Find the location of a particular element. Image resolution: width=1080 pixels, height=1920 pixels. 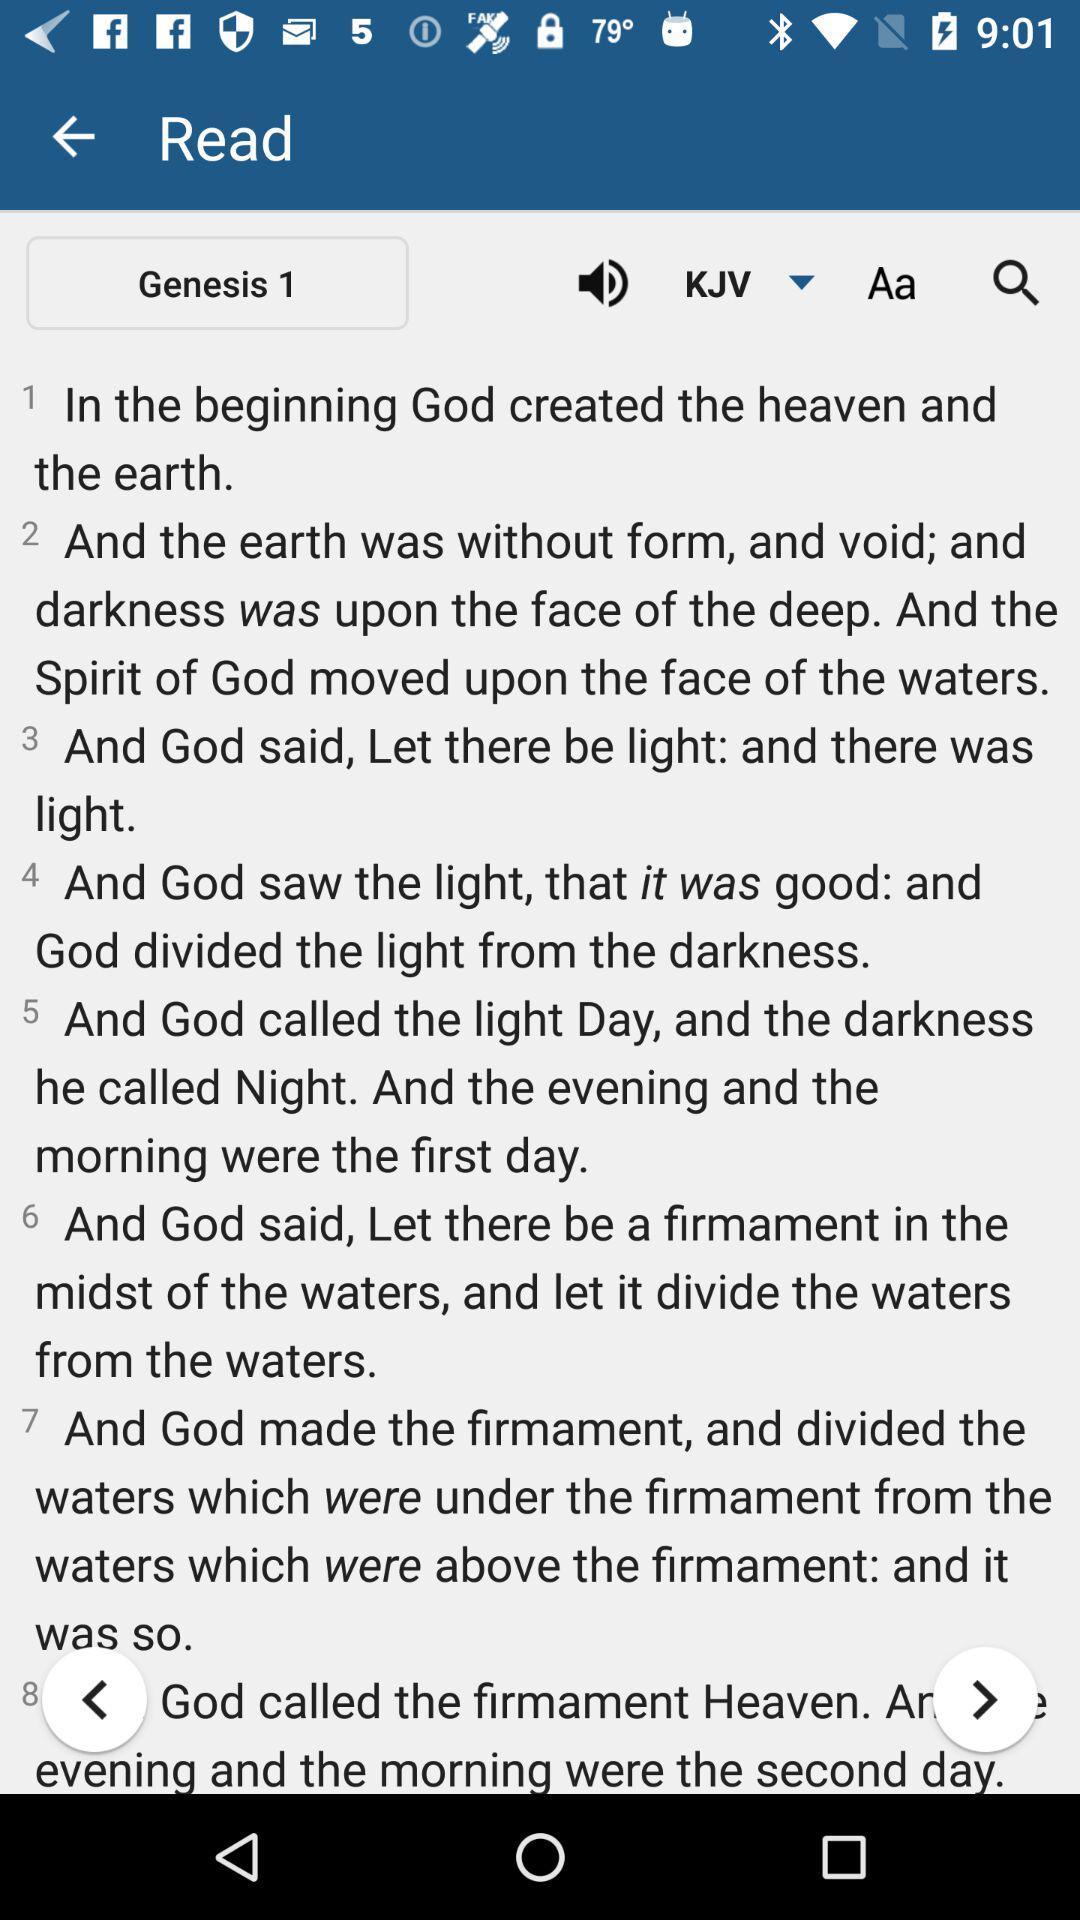

the item to the right of genesis 1 item is located at coordinates (602, 282).